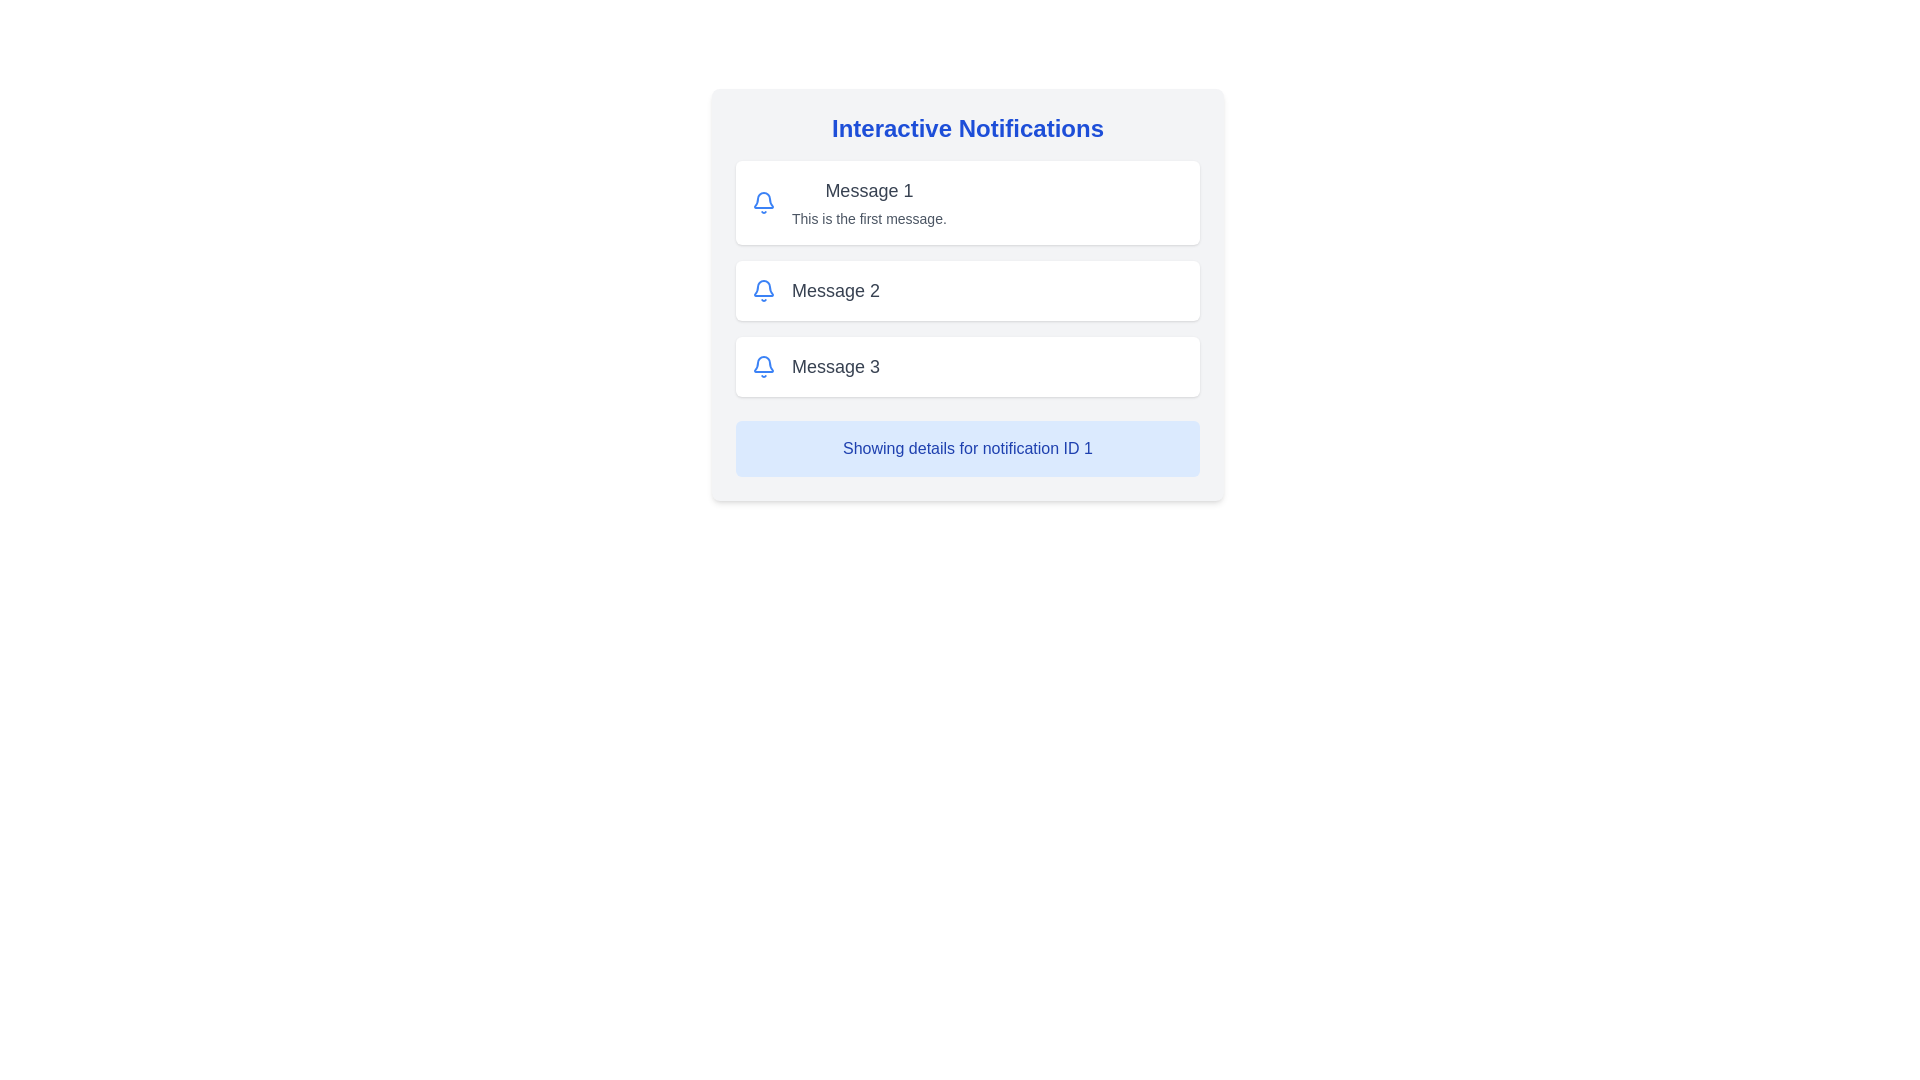 The width and height of the screenshot is (1920, 1080). Describe the element at coordinates (968, 294) in the screenshot. I see `the second notification item in the list, which is located between 'Message 1' and 'Message 3'` at that location.